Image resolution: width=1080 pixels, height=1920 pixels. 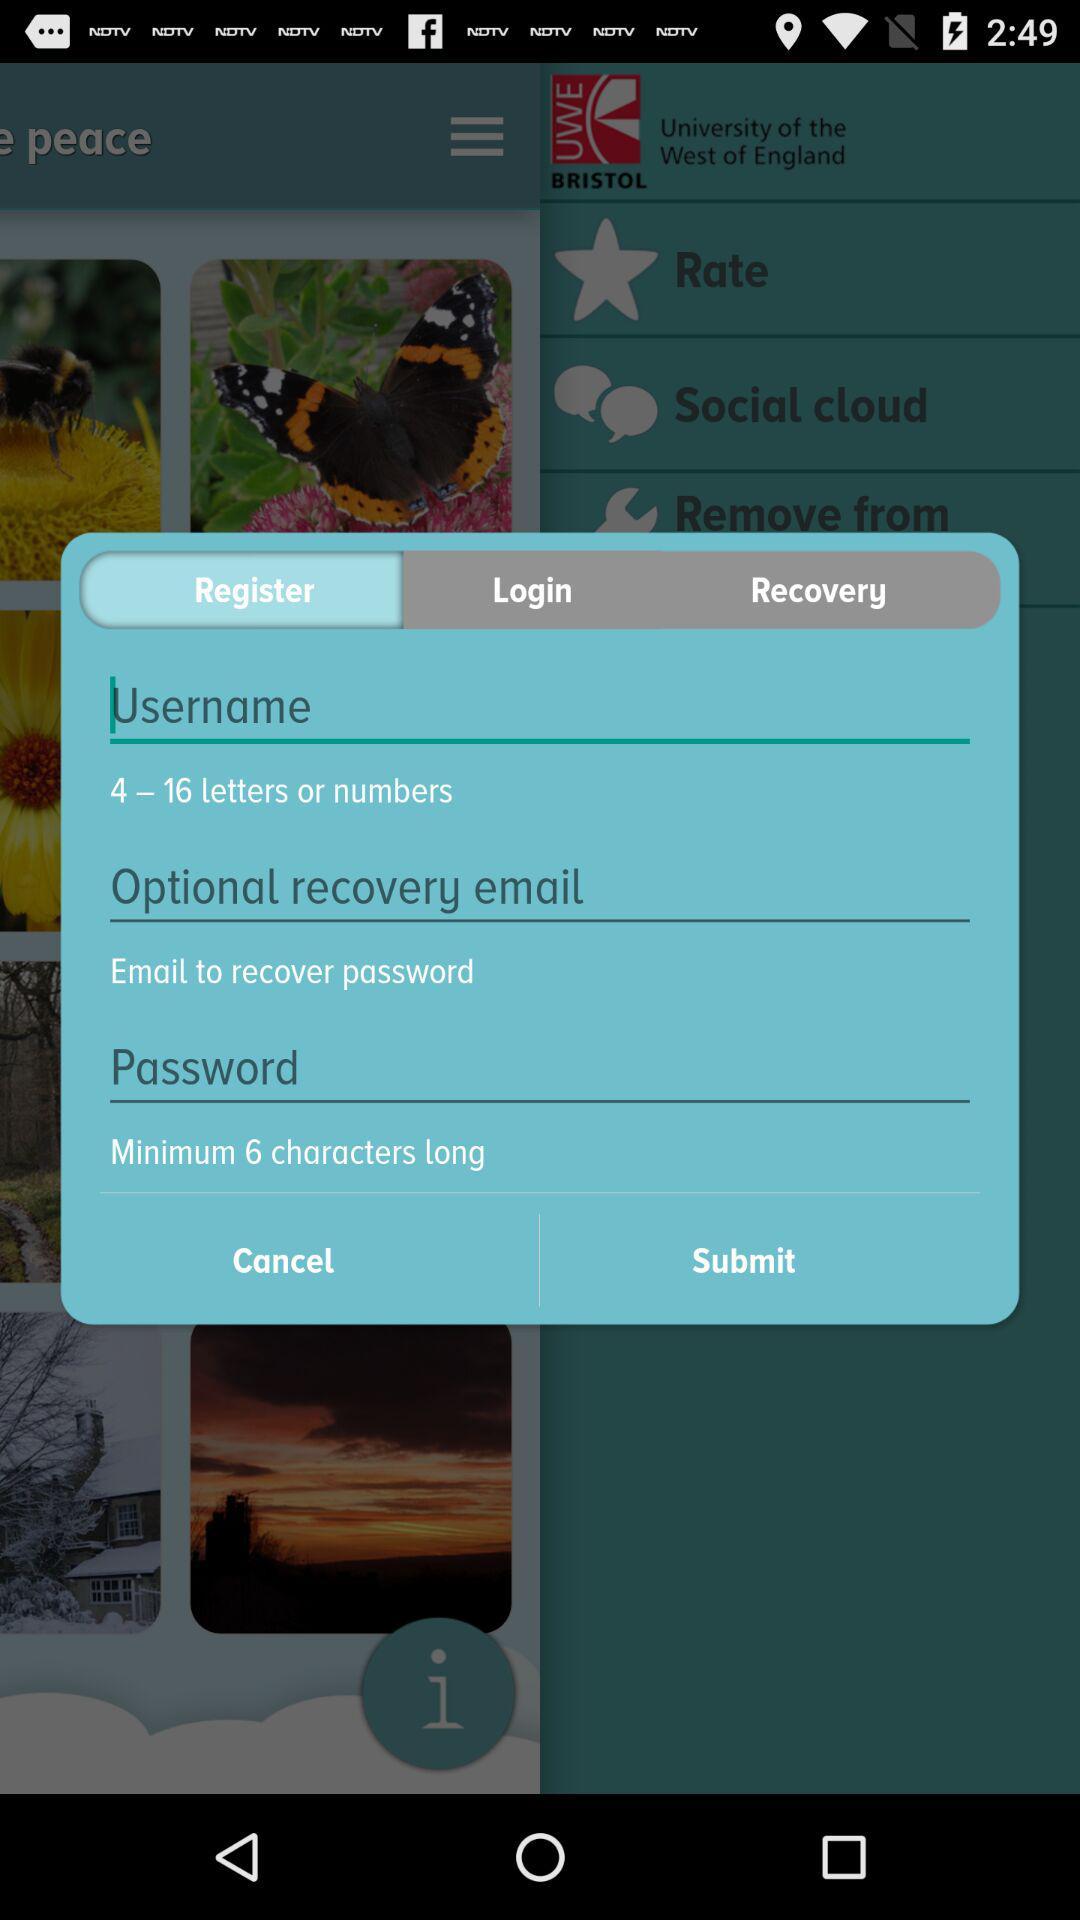 I want to click on icon next to login icon, so click(x=831, y=588).